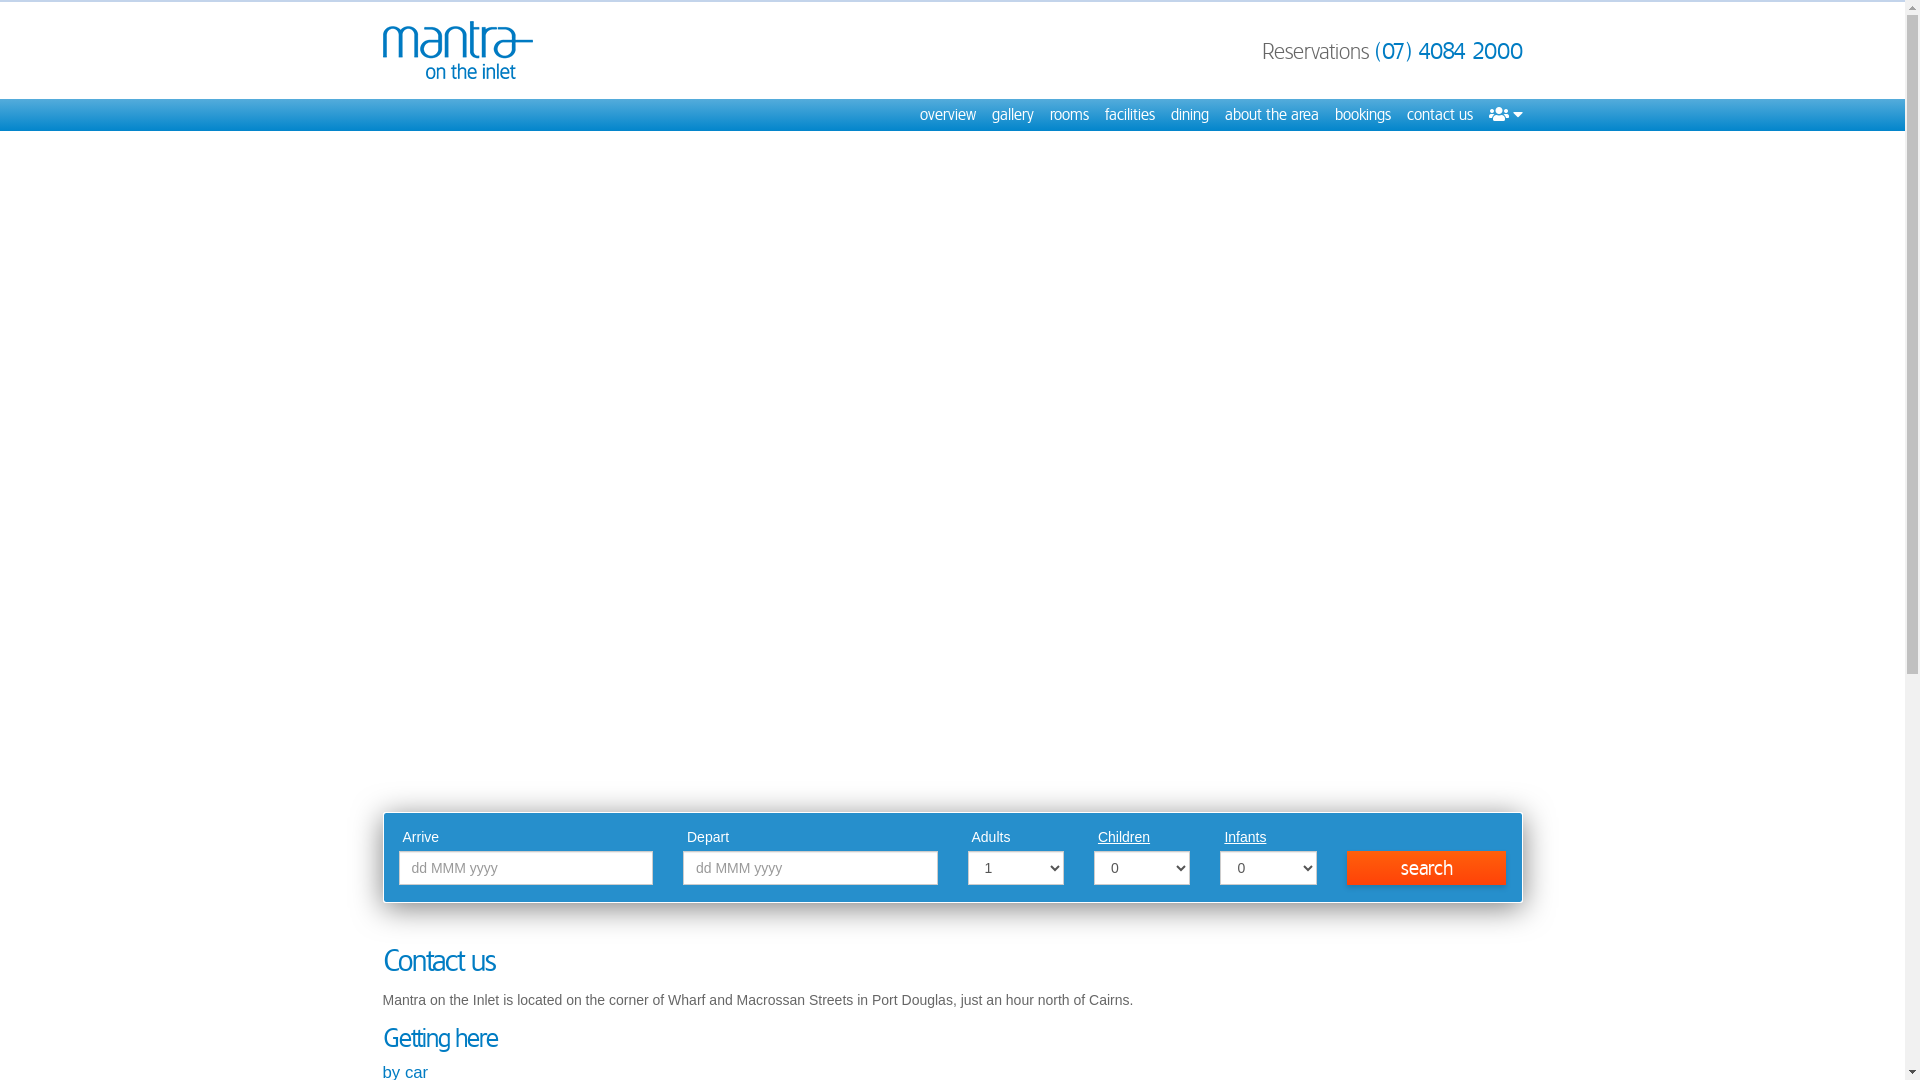  Describe the element at coordinates (1405, 115) in the screenshot. I see `'contact us'` at that location.